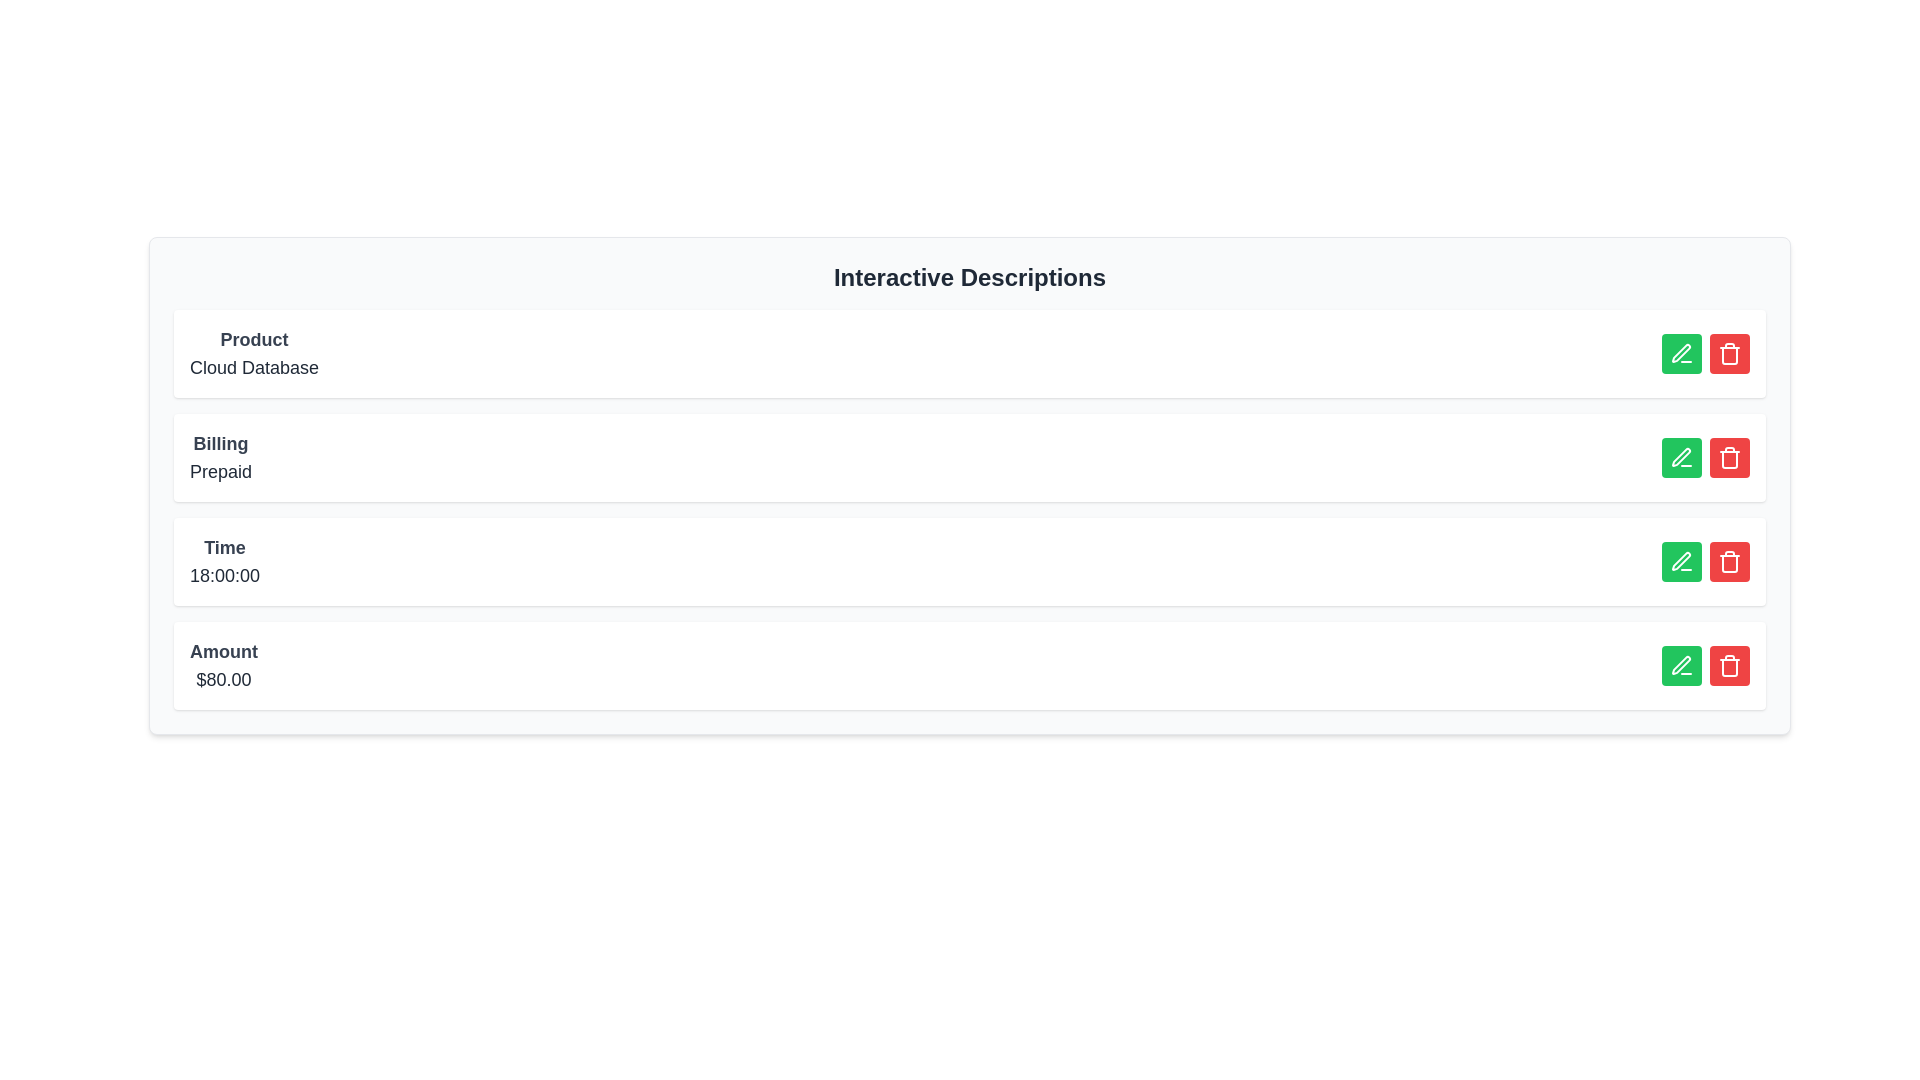 The height and width of the screenshot is (1080, 1920). What do you see at coordinates (225, 575) in the screenshot?
I see `the time display element located beneath the label 'Time' in the third section of the layout` at bounding box center [225, 575].